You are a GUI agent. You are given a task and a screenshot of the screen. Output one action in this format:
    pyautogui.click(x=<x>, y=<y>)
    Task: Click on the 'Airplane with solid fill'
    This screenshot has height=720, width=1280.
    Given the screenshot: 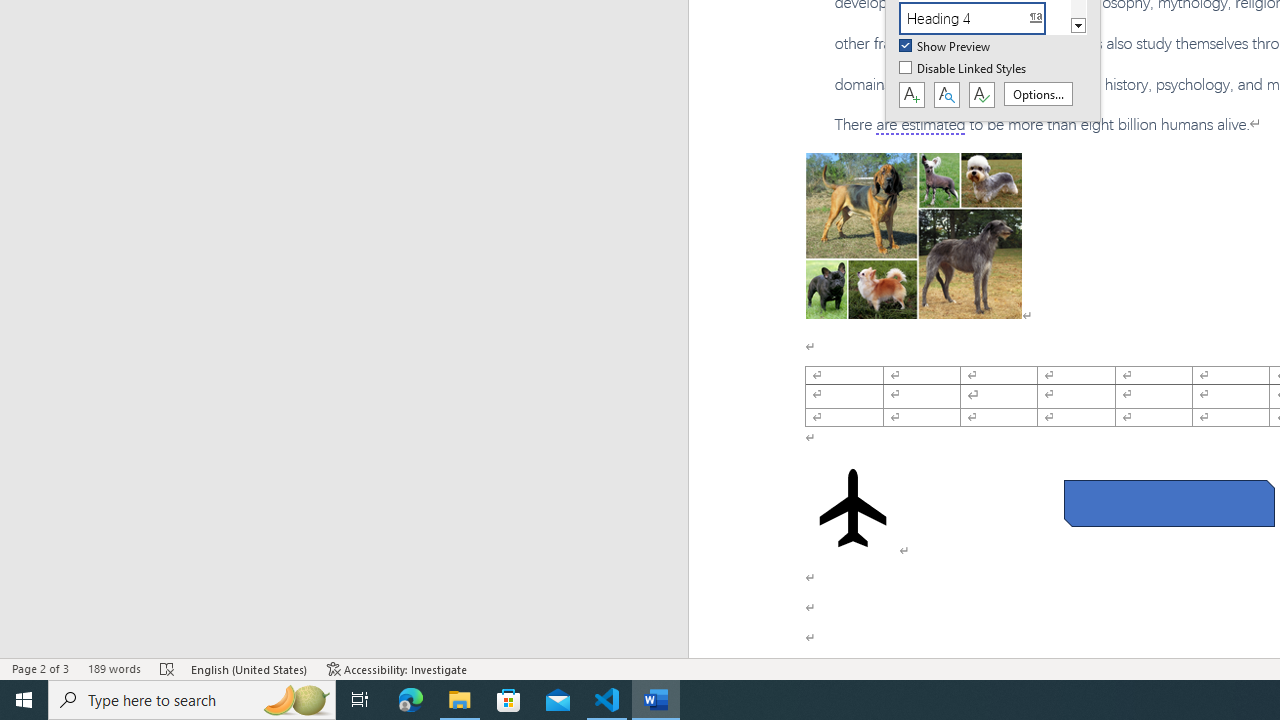 What is the action you would take?
    pyautogui.click(x=853, y=506)
    